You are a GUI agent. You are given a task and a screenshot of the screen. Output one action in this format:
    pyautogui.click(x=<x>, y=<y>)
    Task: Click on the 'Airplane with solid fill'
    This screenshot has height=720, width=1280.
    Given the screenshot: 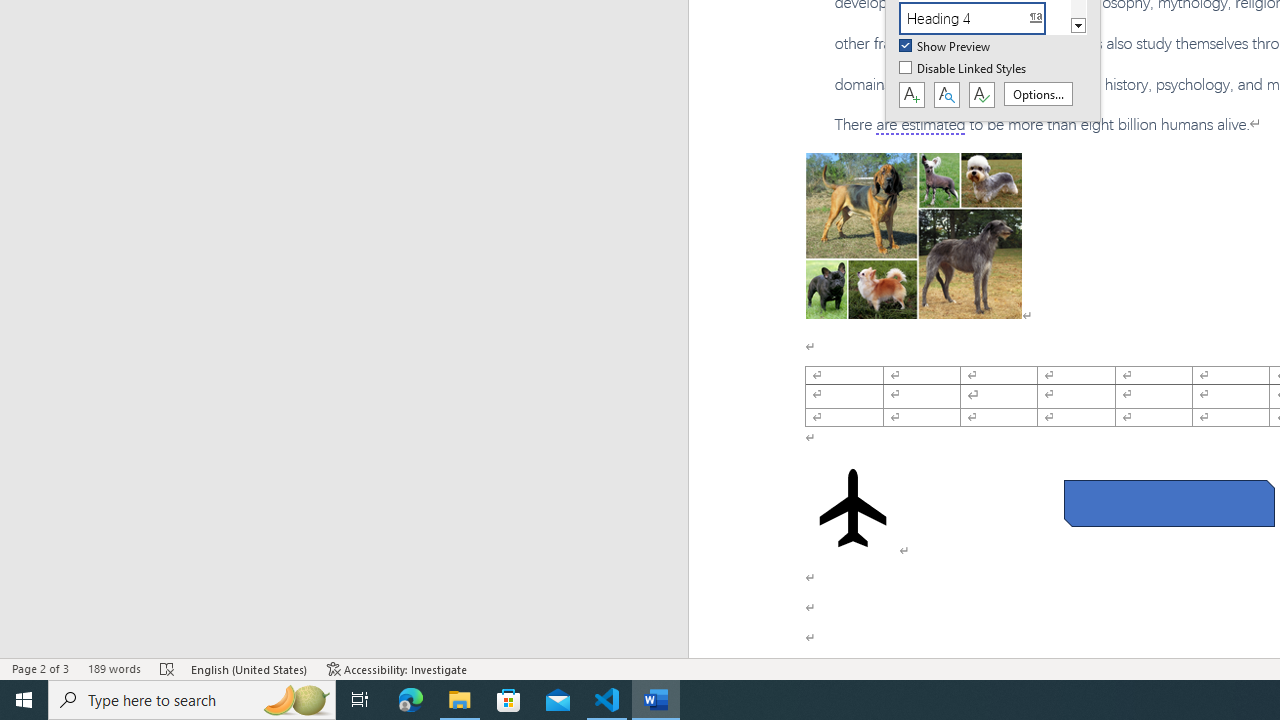 What is the action you would take?
    pyautogui.click(x=853, y=506)
    